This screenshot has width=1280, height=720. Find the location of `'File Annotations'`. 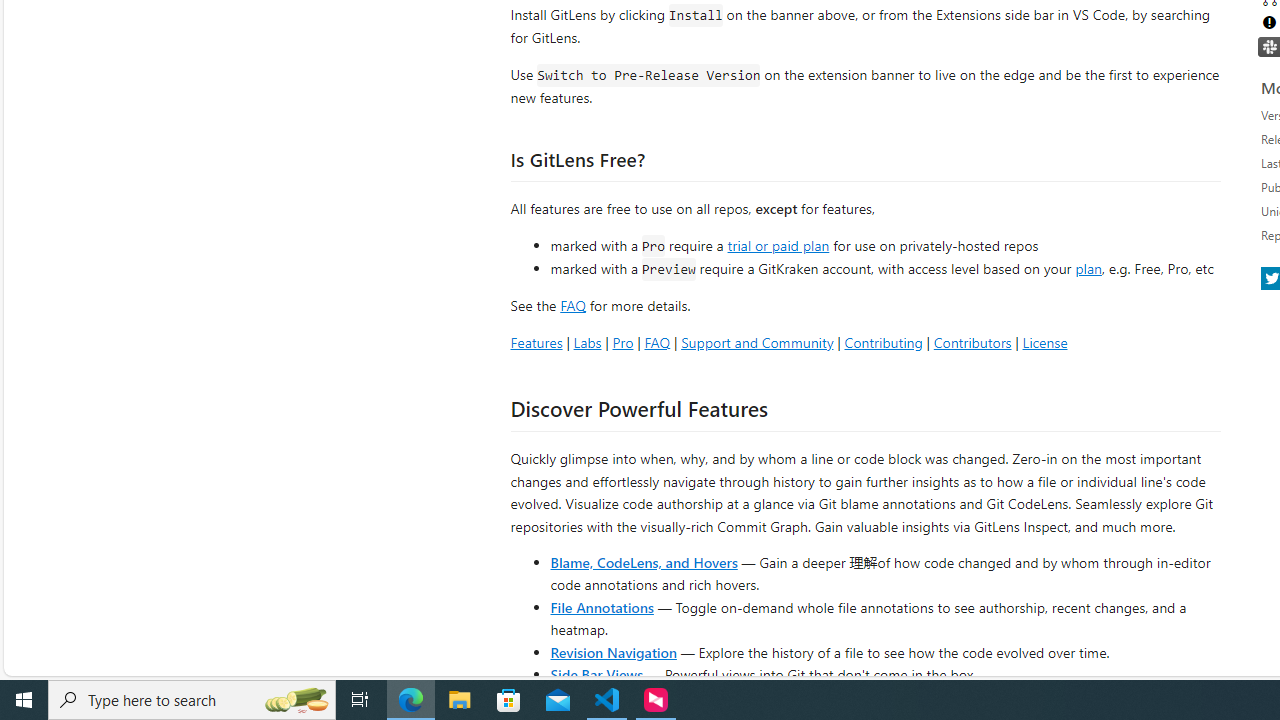

'File Annotations' is located at coordinates (601, 605).